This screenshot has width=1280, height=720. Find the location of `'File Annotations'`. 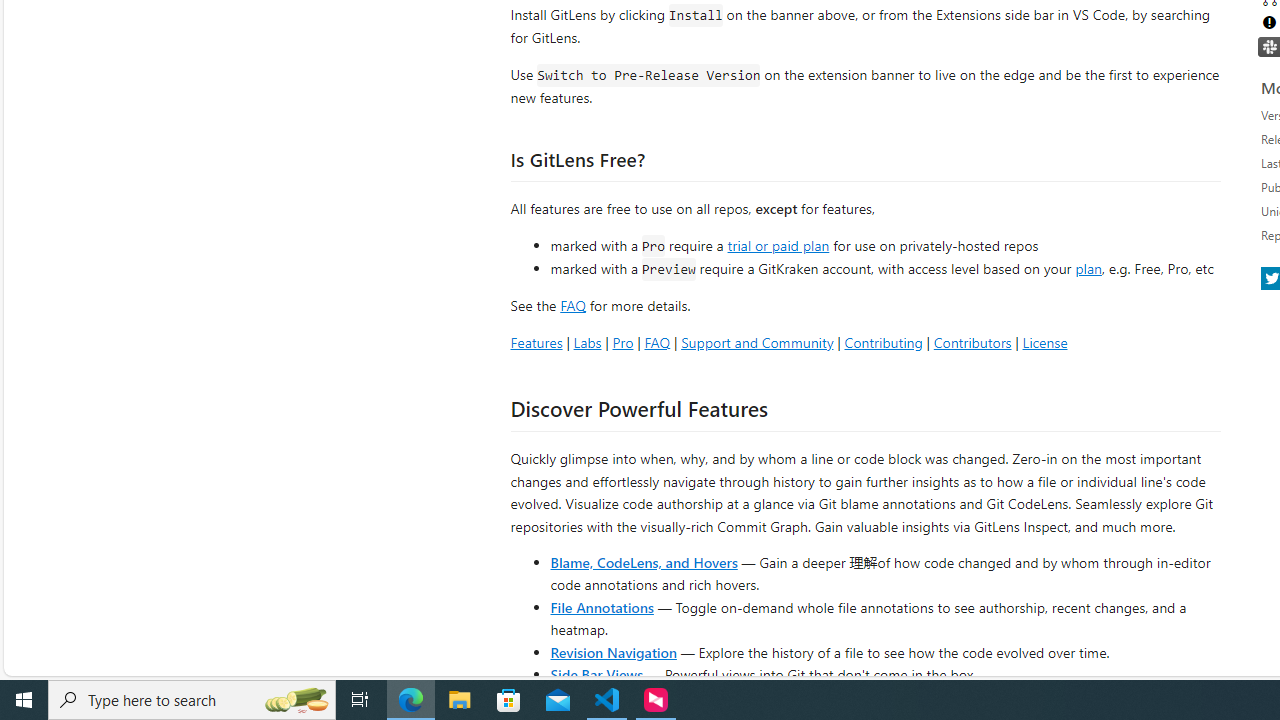

'File Annotations' is located at coordinates (601, 605).